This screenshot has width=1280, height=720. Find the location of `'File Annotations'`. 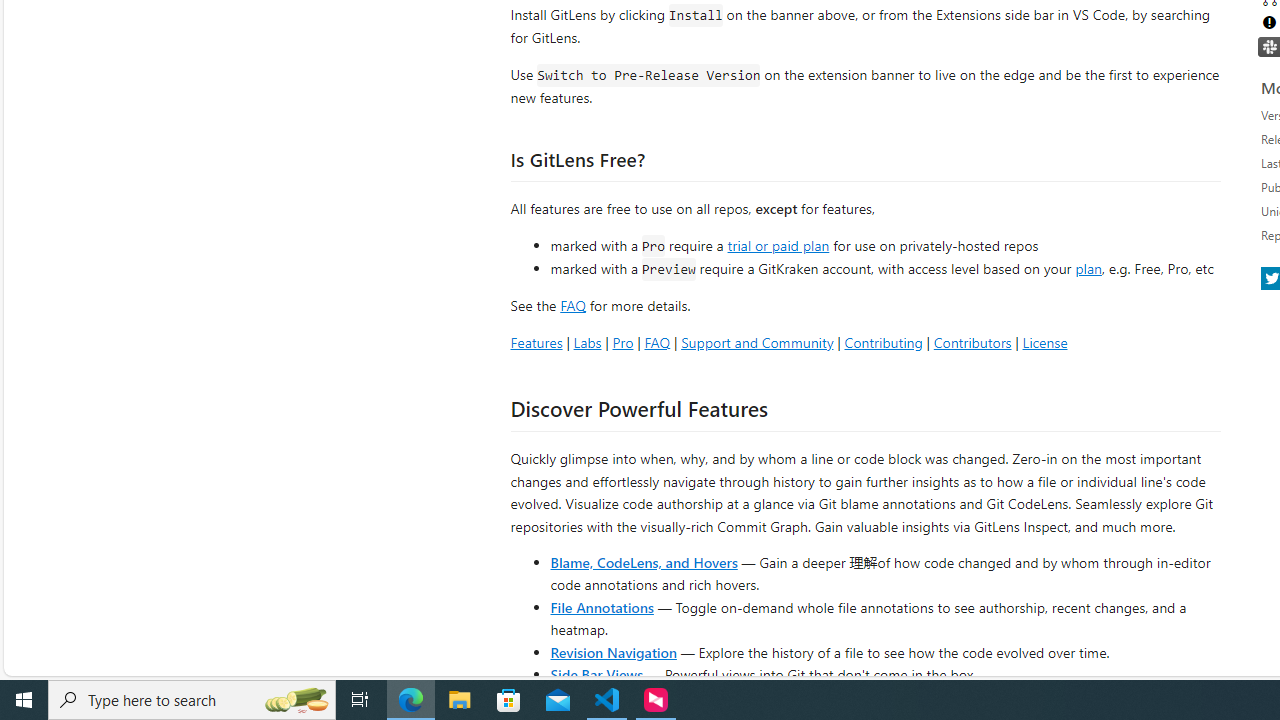

'File Annotations' is located at coordinates (601, 605).